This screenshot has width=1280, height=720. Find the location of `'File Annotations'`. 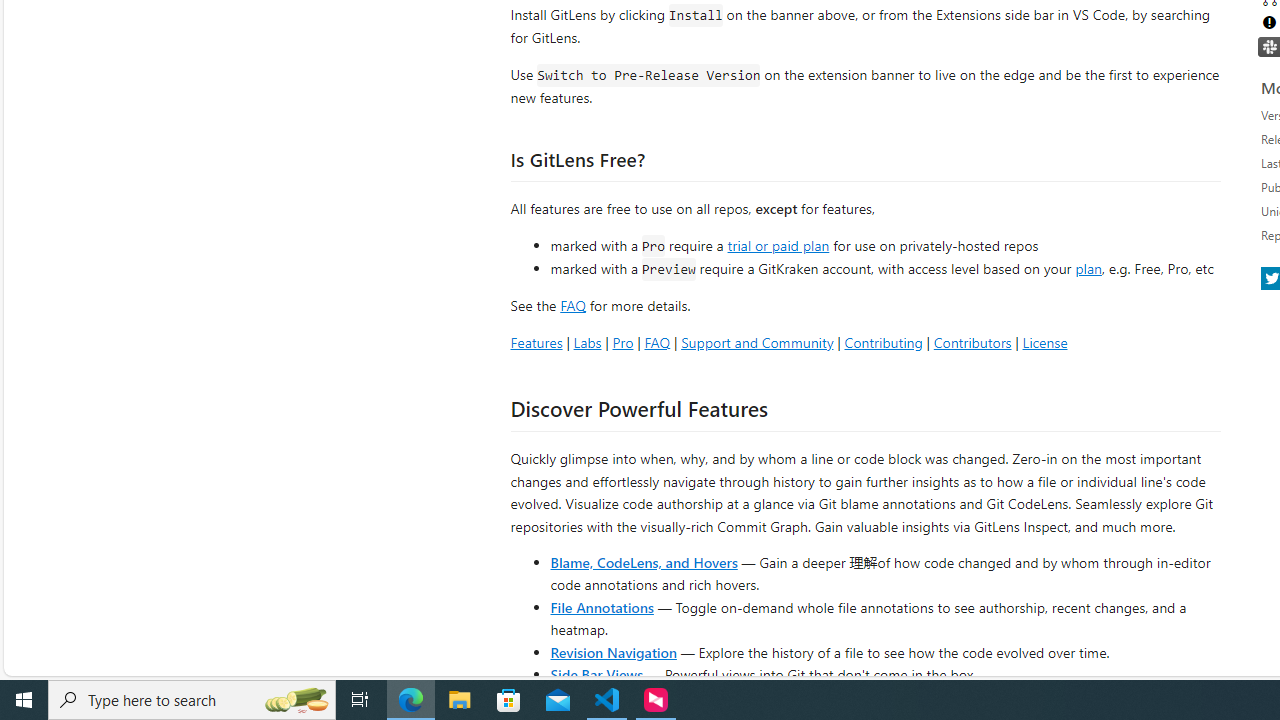

'File Annotations' is located at coordinates (601, 605).